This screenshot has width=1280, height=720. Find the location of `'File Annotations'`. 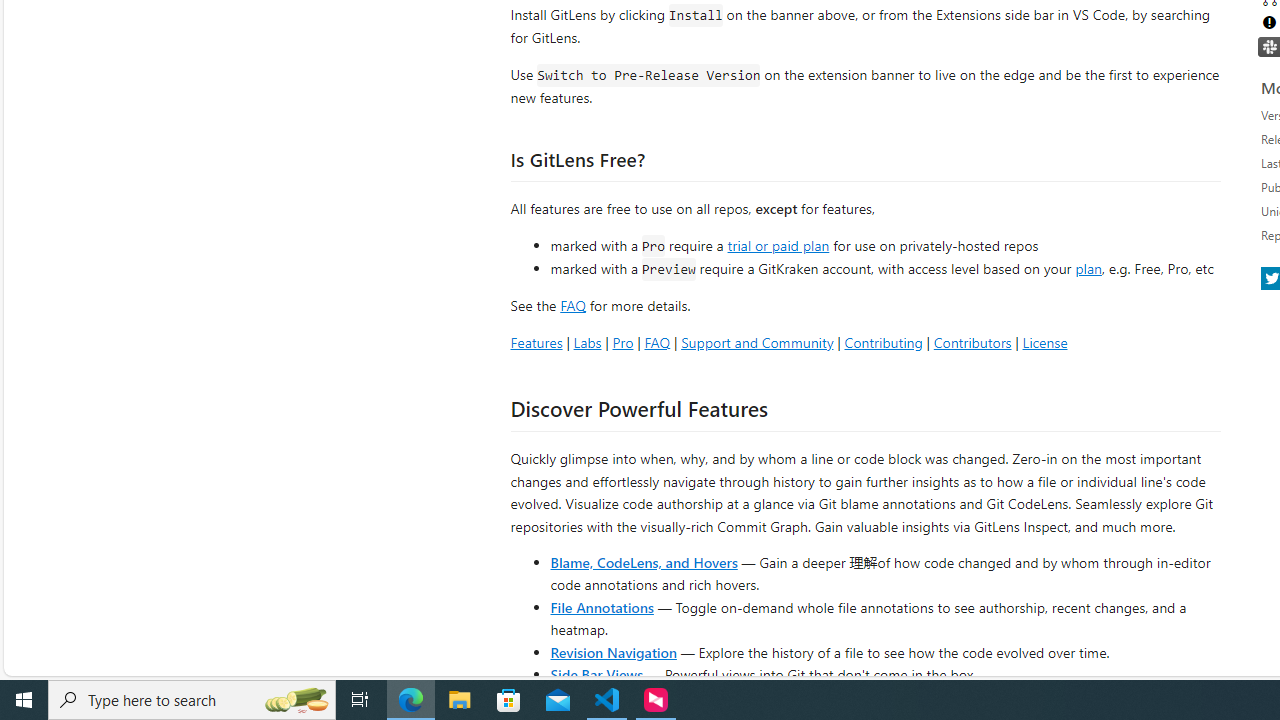

'File Annotations' is located at coordinates (601, 605).